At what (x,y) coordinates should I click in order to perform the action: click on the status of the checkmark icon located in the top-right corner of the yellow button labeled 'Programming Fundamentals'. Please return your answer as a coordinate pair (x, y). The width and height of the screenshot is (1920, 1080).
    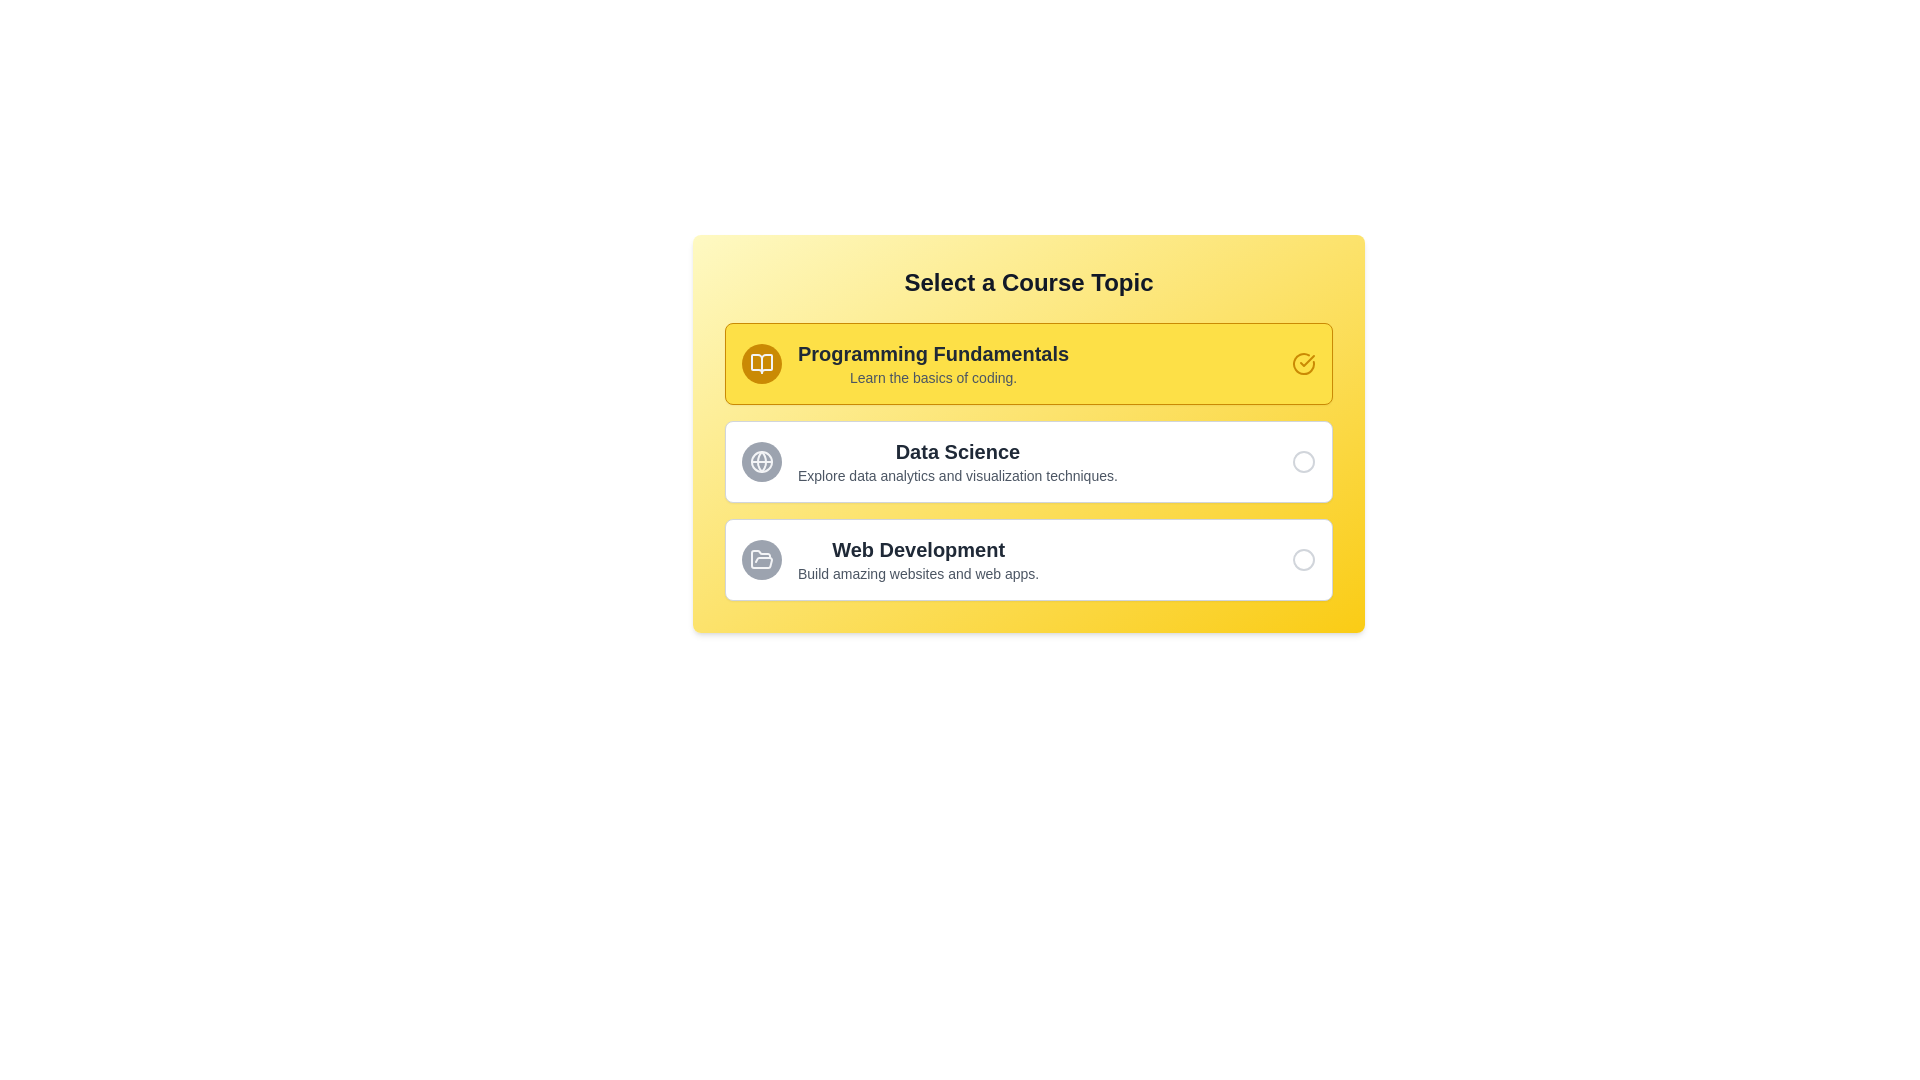
    Looking at the image, I should click on (1307, 361).